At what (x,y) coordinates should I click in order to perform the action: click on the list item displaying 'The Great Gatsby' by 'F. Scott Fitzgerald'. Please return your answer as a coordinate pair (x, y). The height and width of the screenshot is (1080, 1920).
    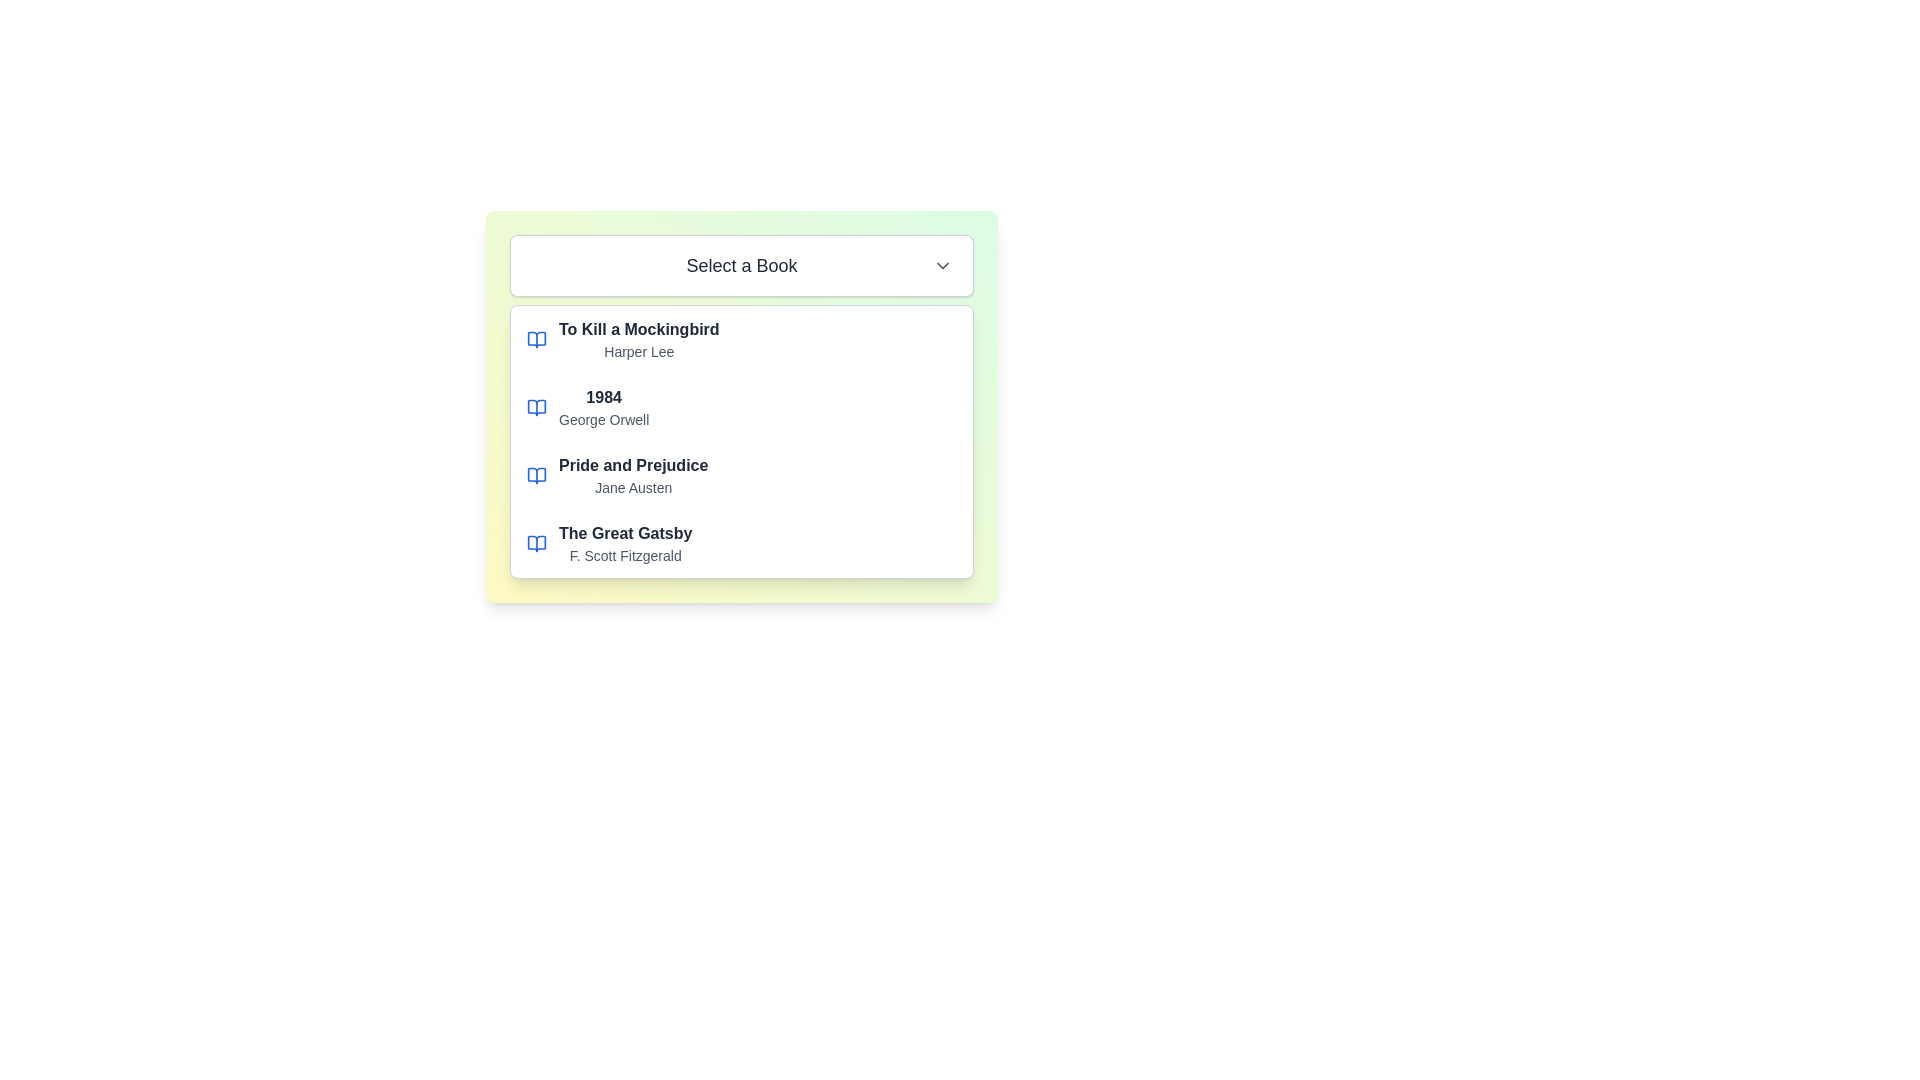
    Looking at the image, I should click on (741, 543).